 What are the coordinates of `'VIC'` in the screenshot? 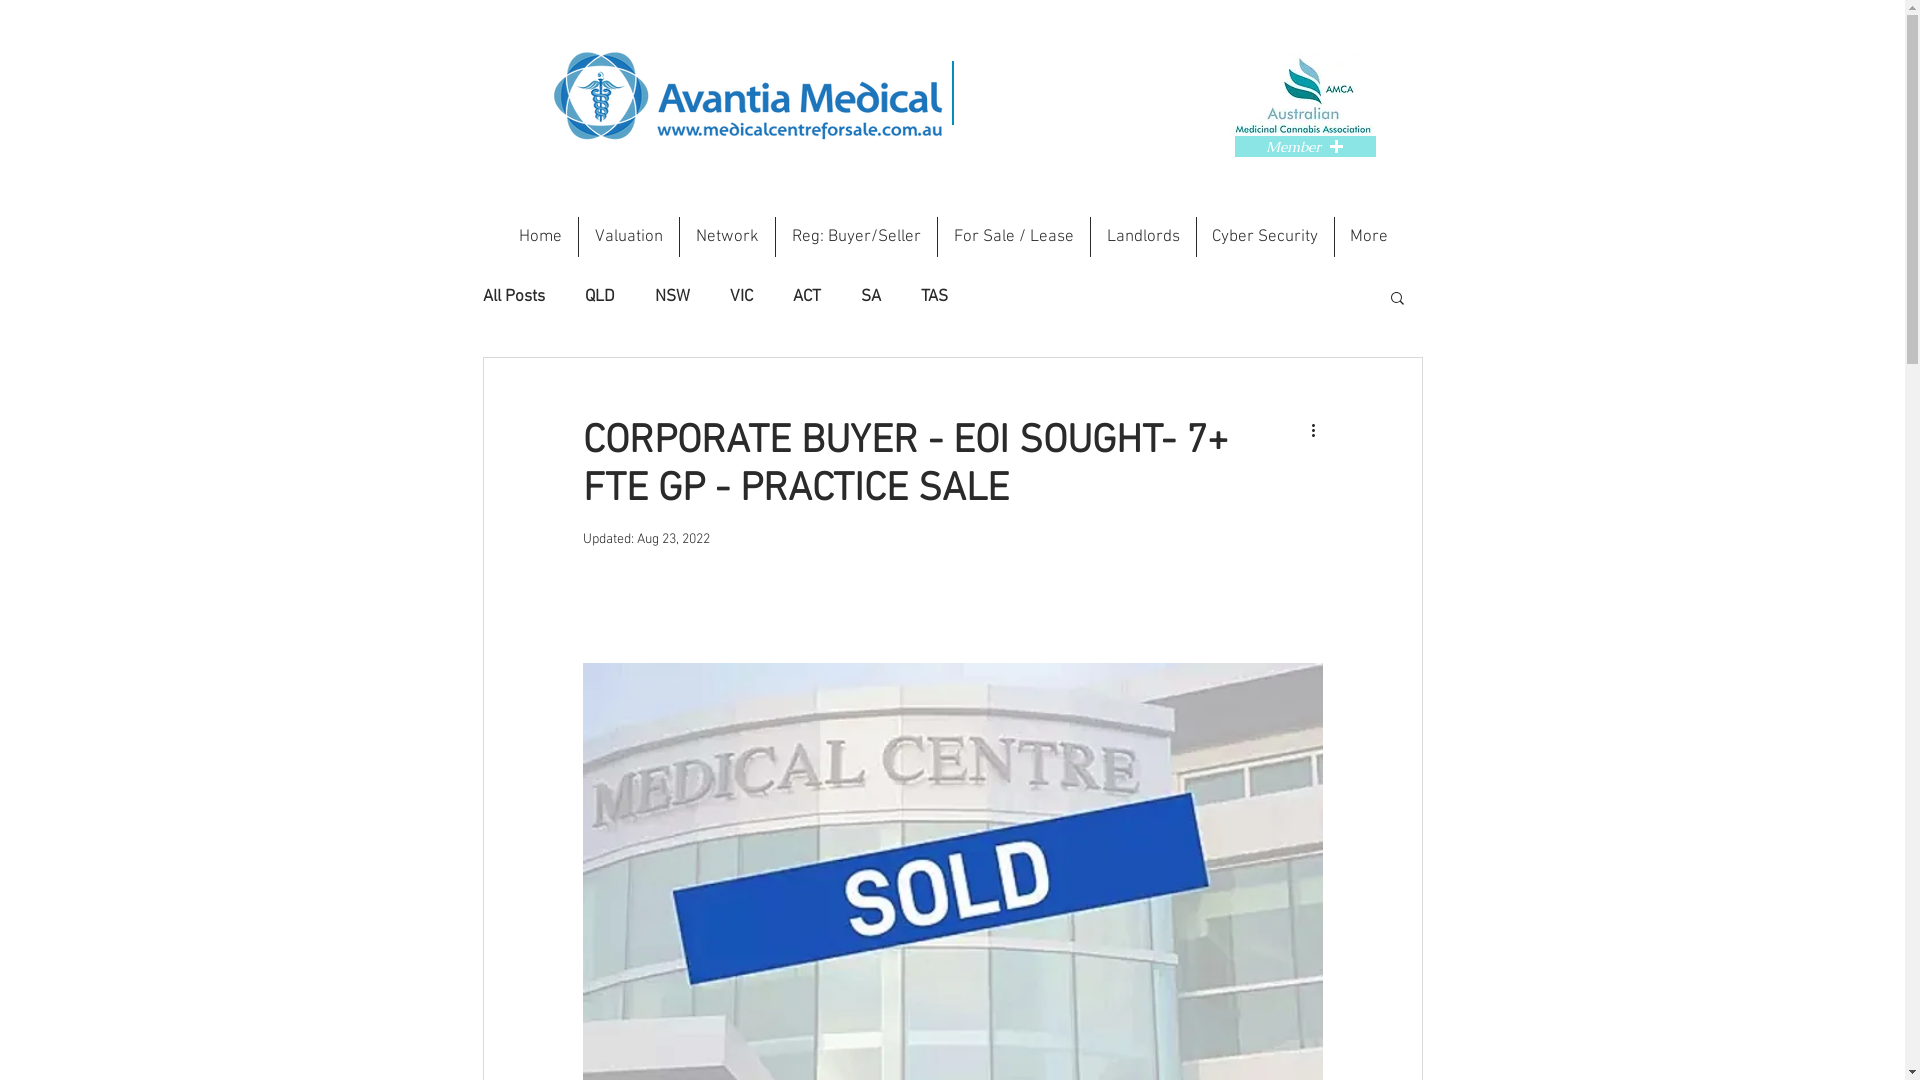 It's located at (740, 297).